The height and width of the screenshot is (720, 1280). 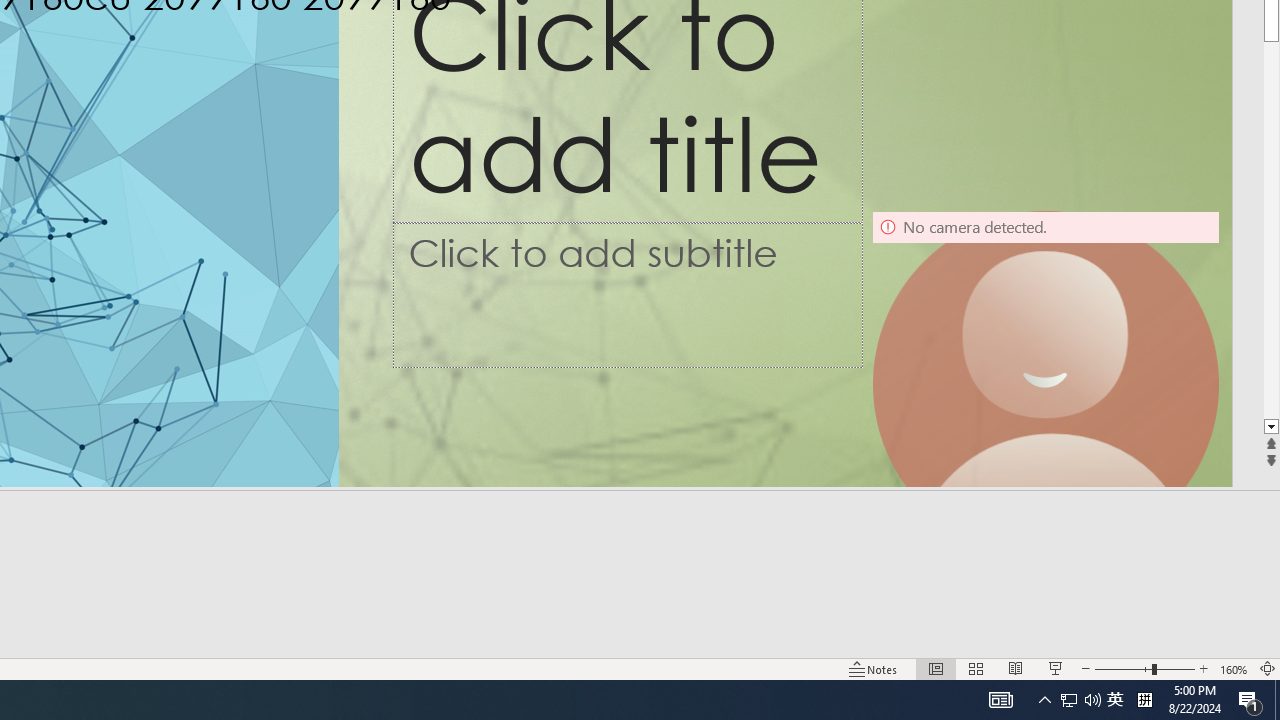 What do you see at coordinates (1266, 669) in the screenshot?
I see `'Zoom to Fit '` at bounding box center [1266, 669].